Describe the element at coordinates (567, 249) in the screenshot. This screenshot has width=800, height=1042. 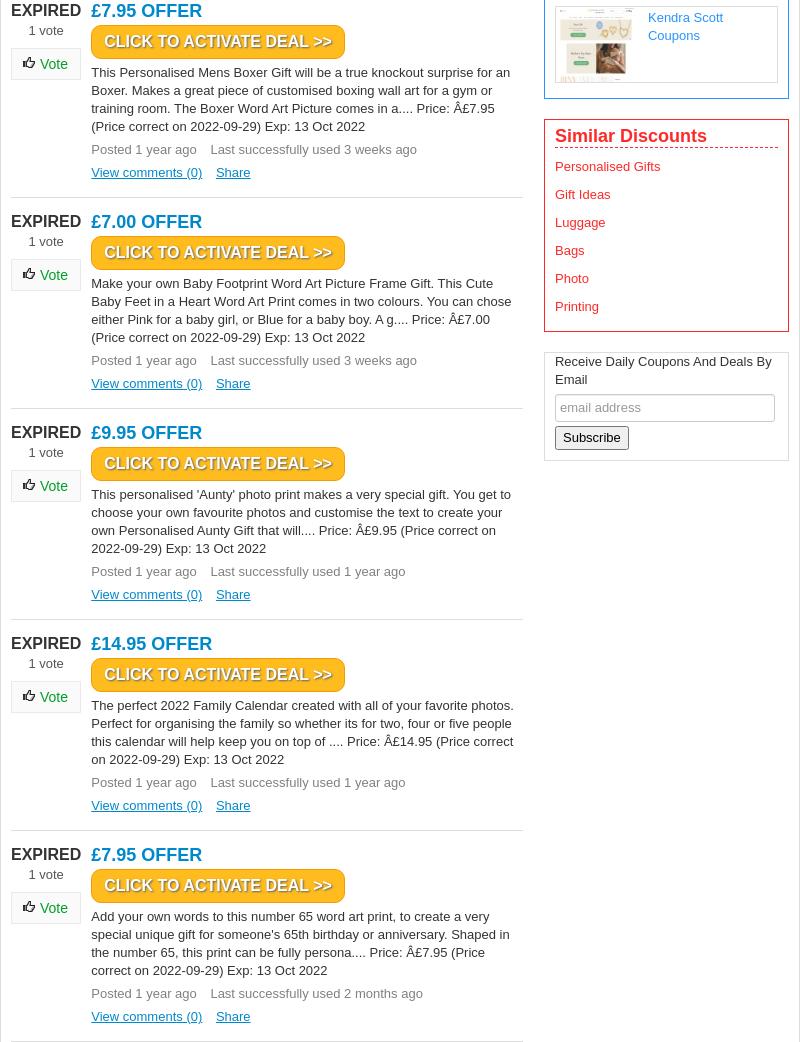
I see `'Bags'` at that location.